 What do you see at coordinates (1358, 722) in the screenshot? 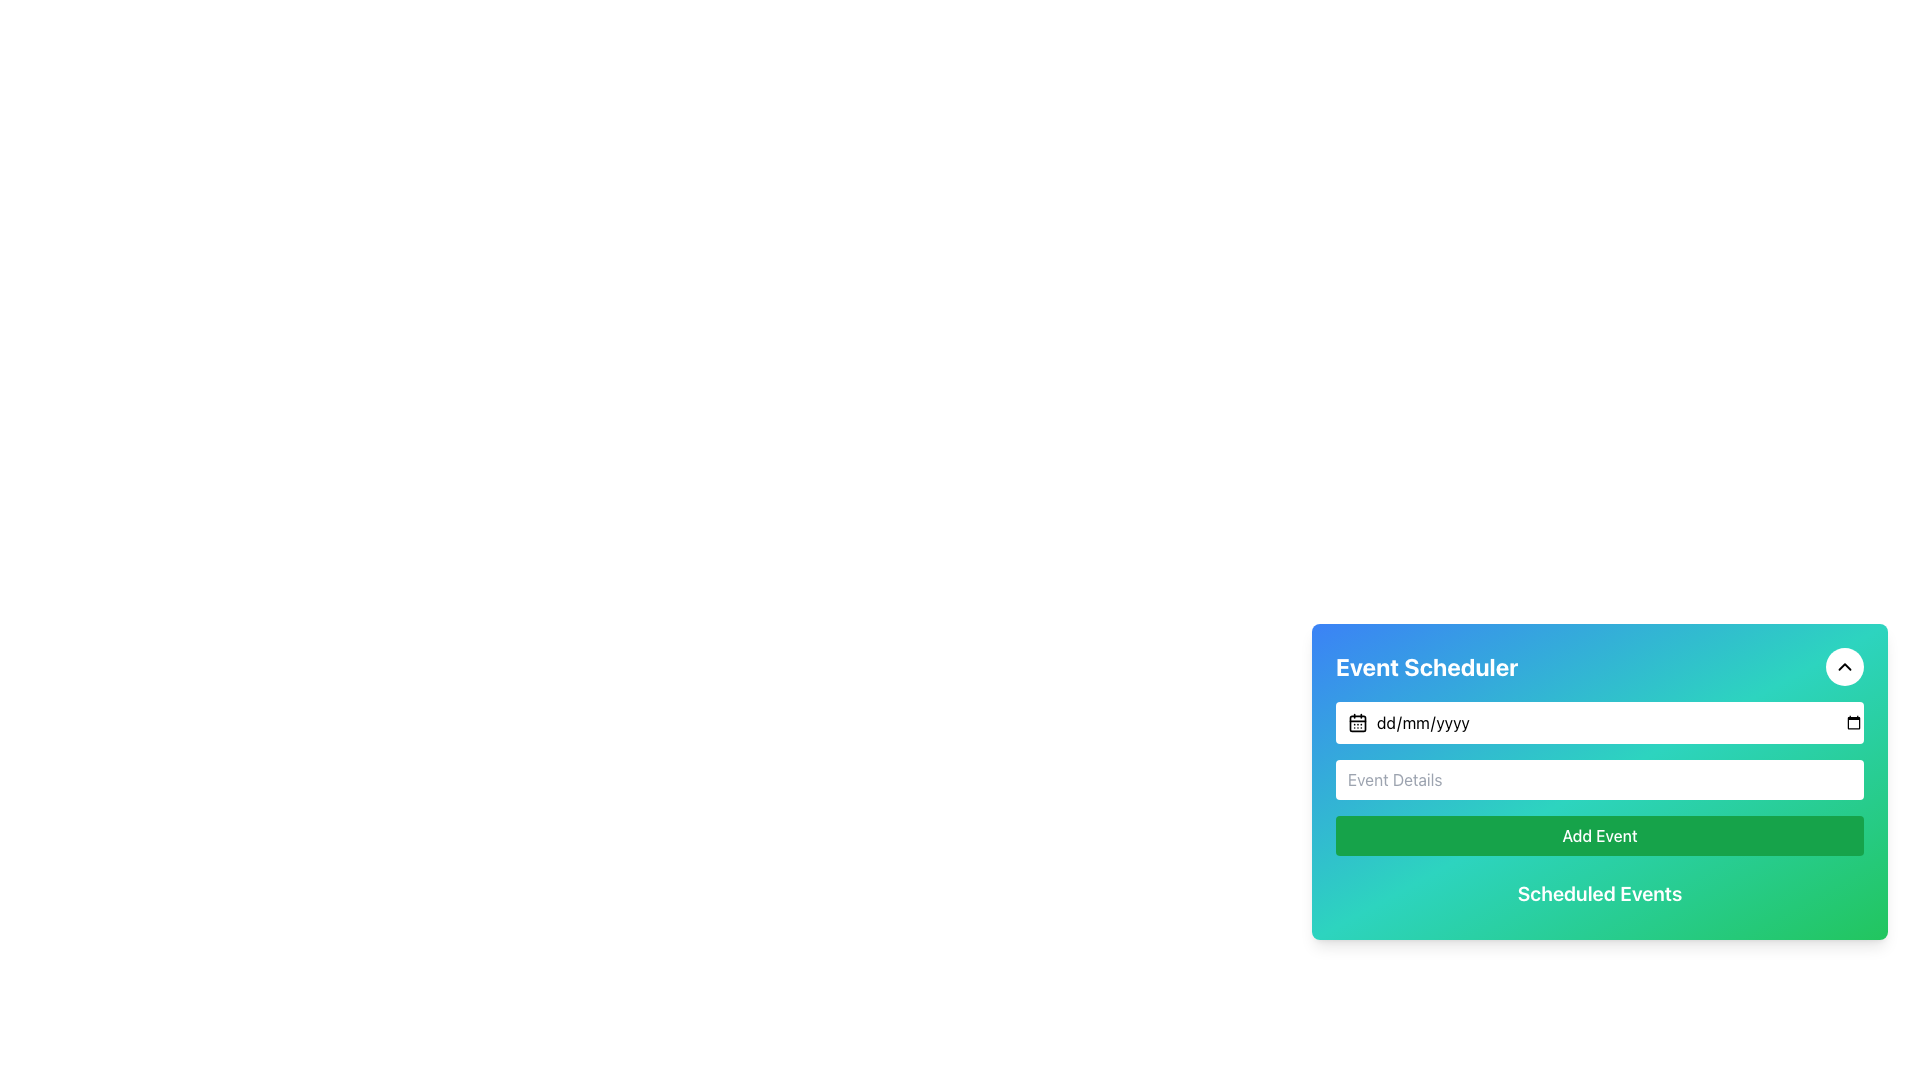
I see `the calendar icon located in the 'Event Scheduler' modal` at bounding box center [1358, 722].